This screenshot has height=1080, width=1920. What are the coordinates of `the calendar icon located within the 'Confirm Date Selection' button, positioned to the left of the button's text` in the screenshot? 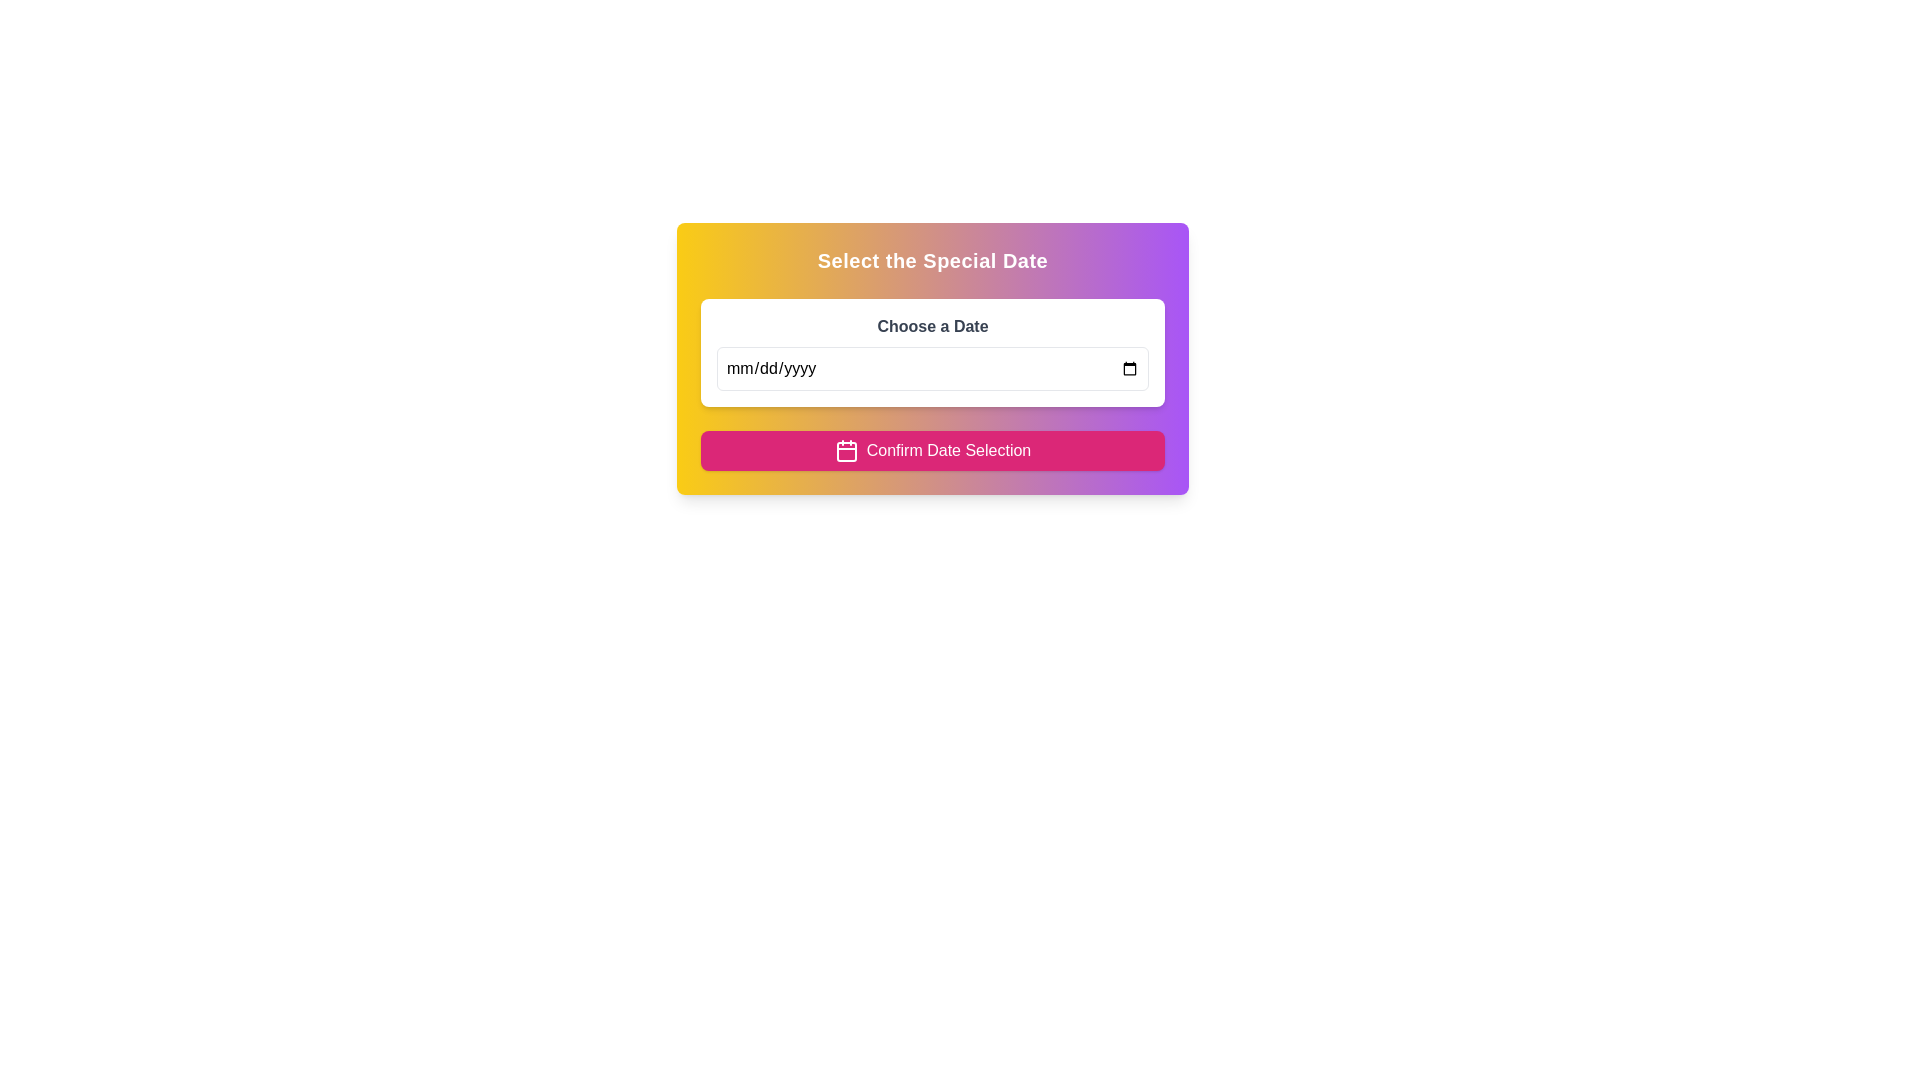 It's located at (846, 451).